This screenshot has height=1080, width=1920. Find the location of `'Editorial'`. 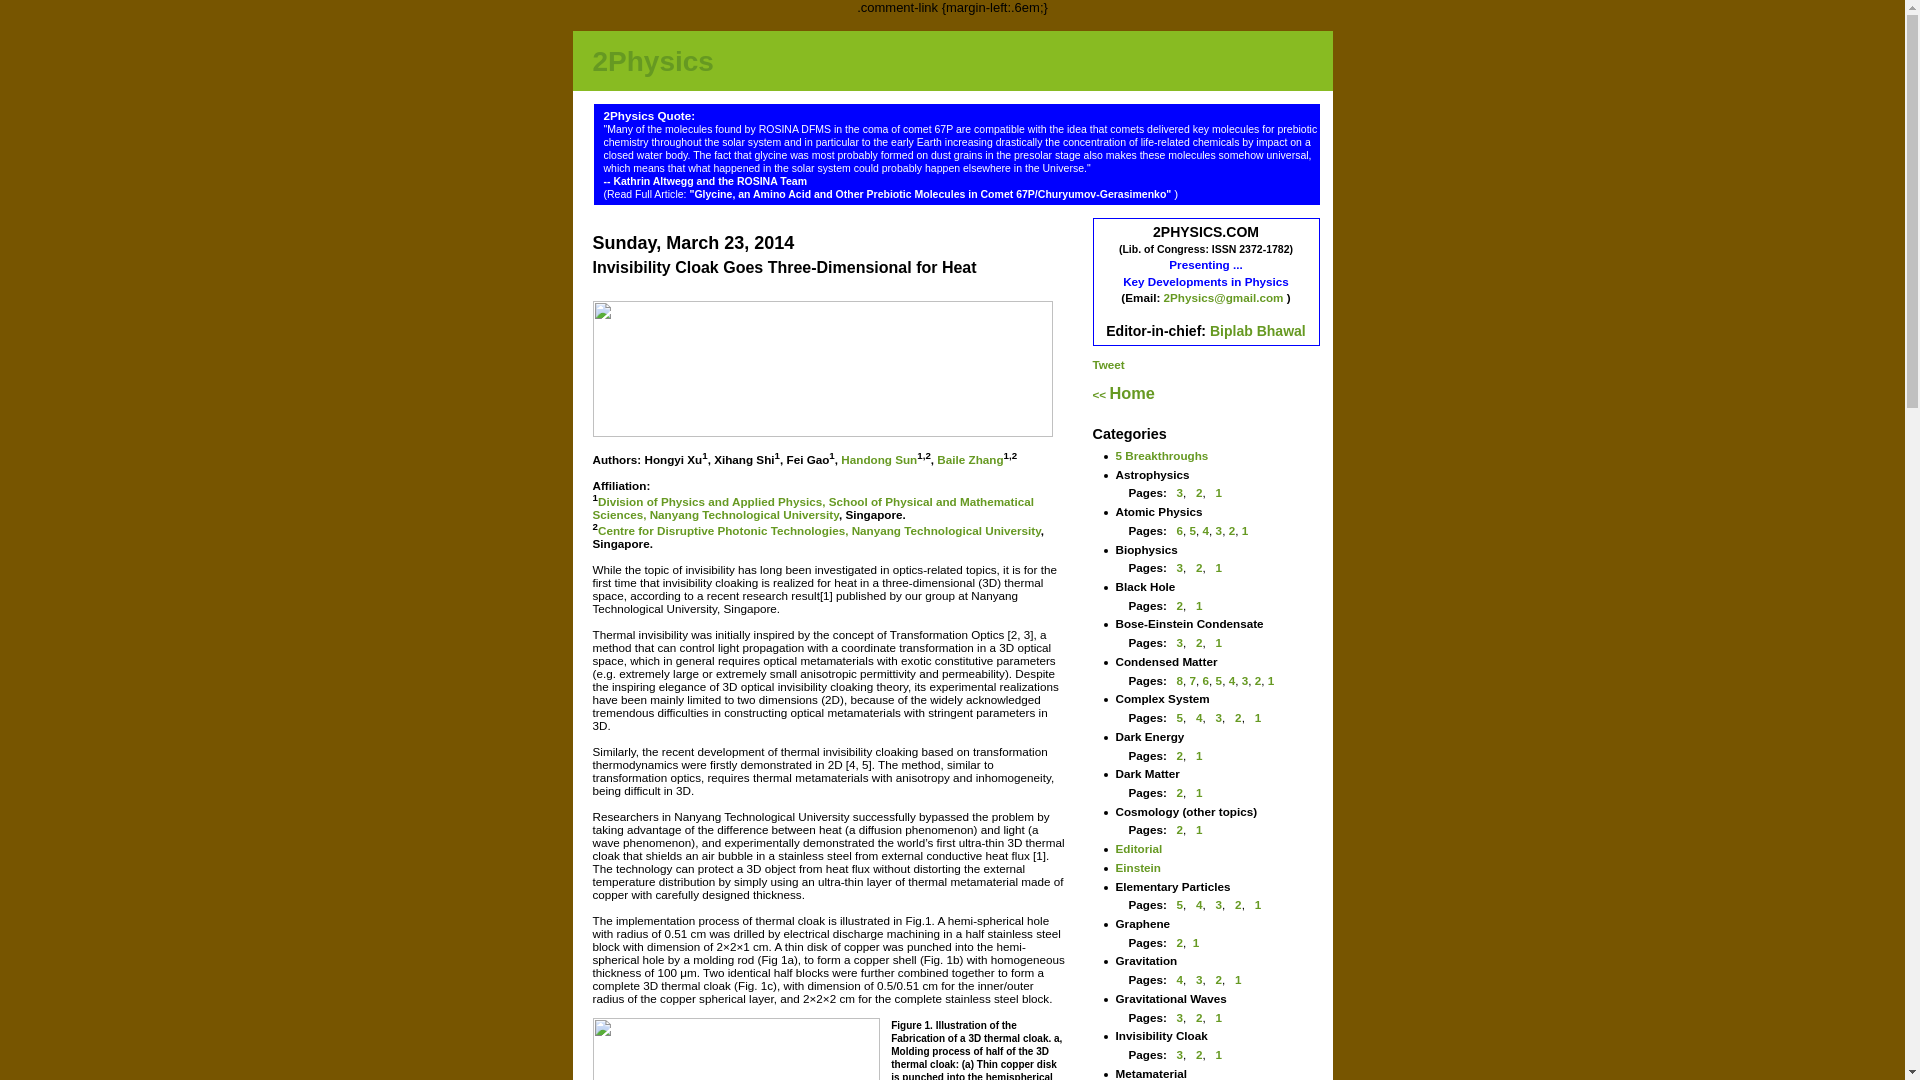

'Editorial' is located at coordinates (1139, 848).